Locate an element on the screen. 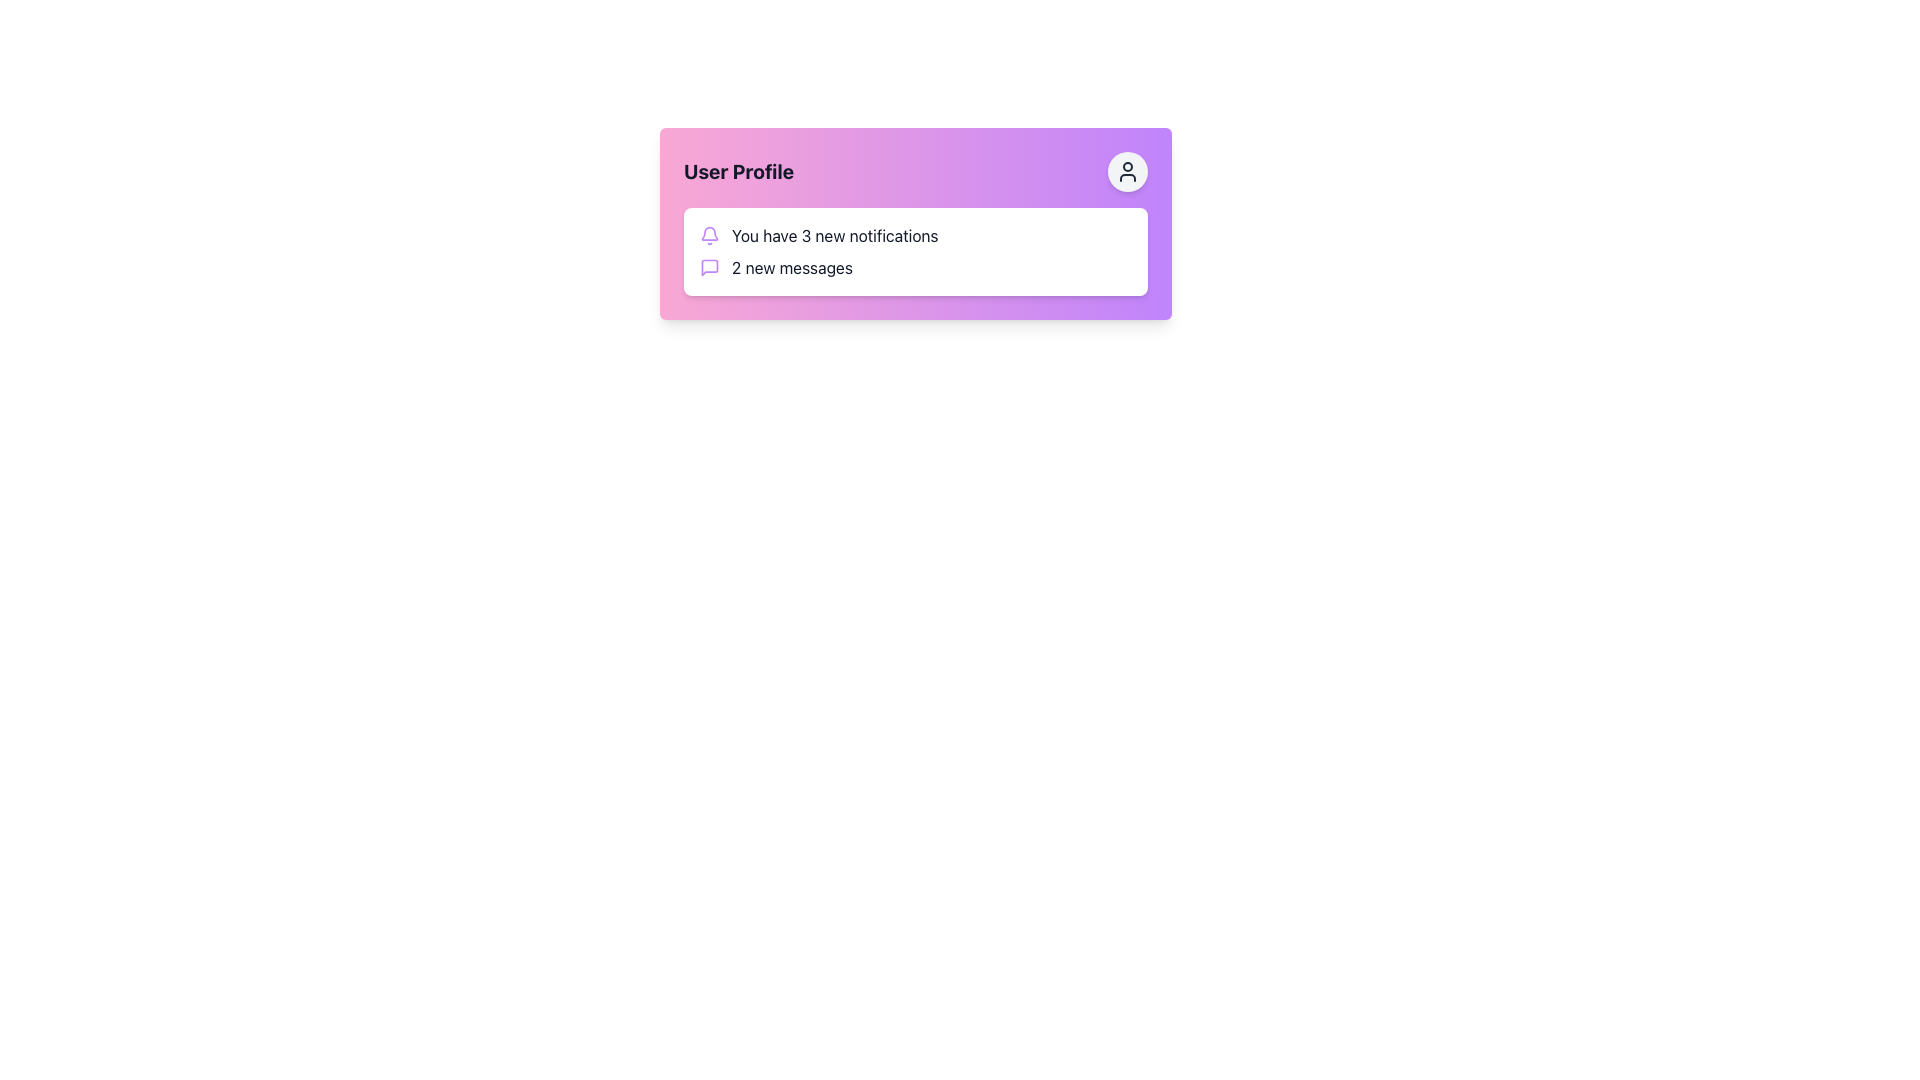 This screenshot has width=1920, height=1080. the small speech bubble-style icon, which is a purple-tinted SVG image, positioned to the far left of the '2 new messages' text is located at coordinates (710, 266).